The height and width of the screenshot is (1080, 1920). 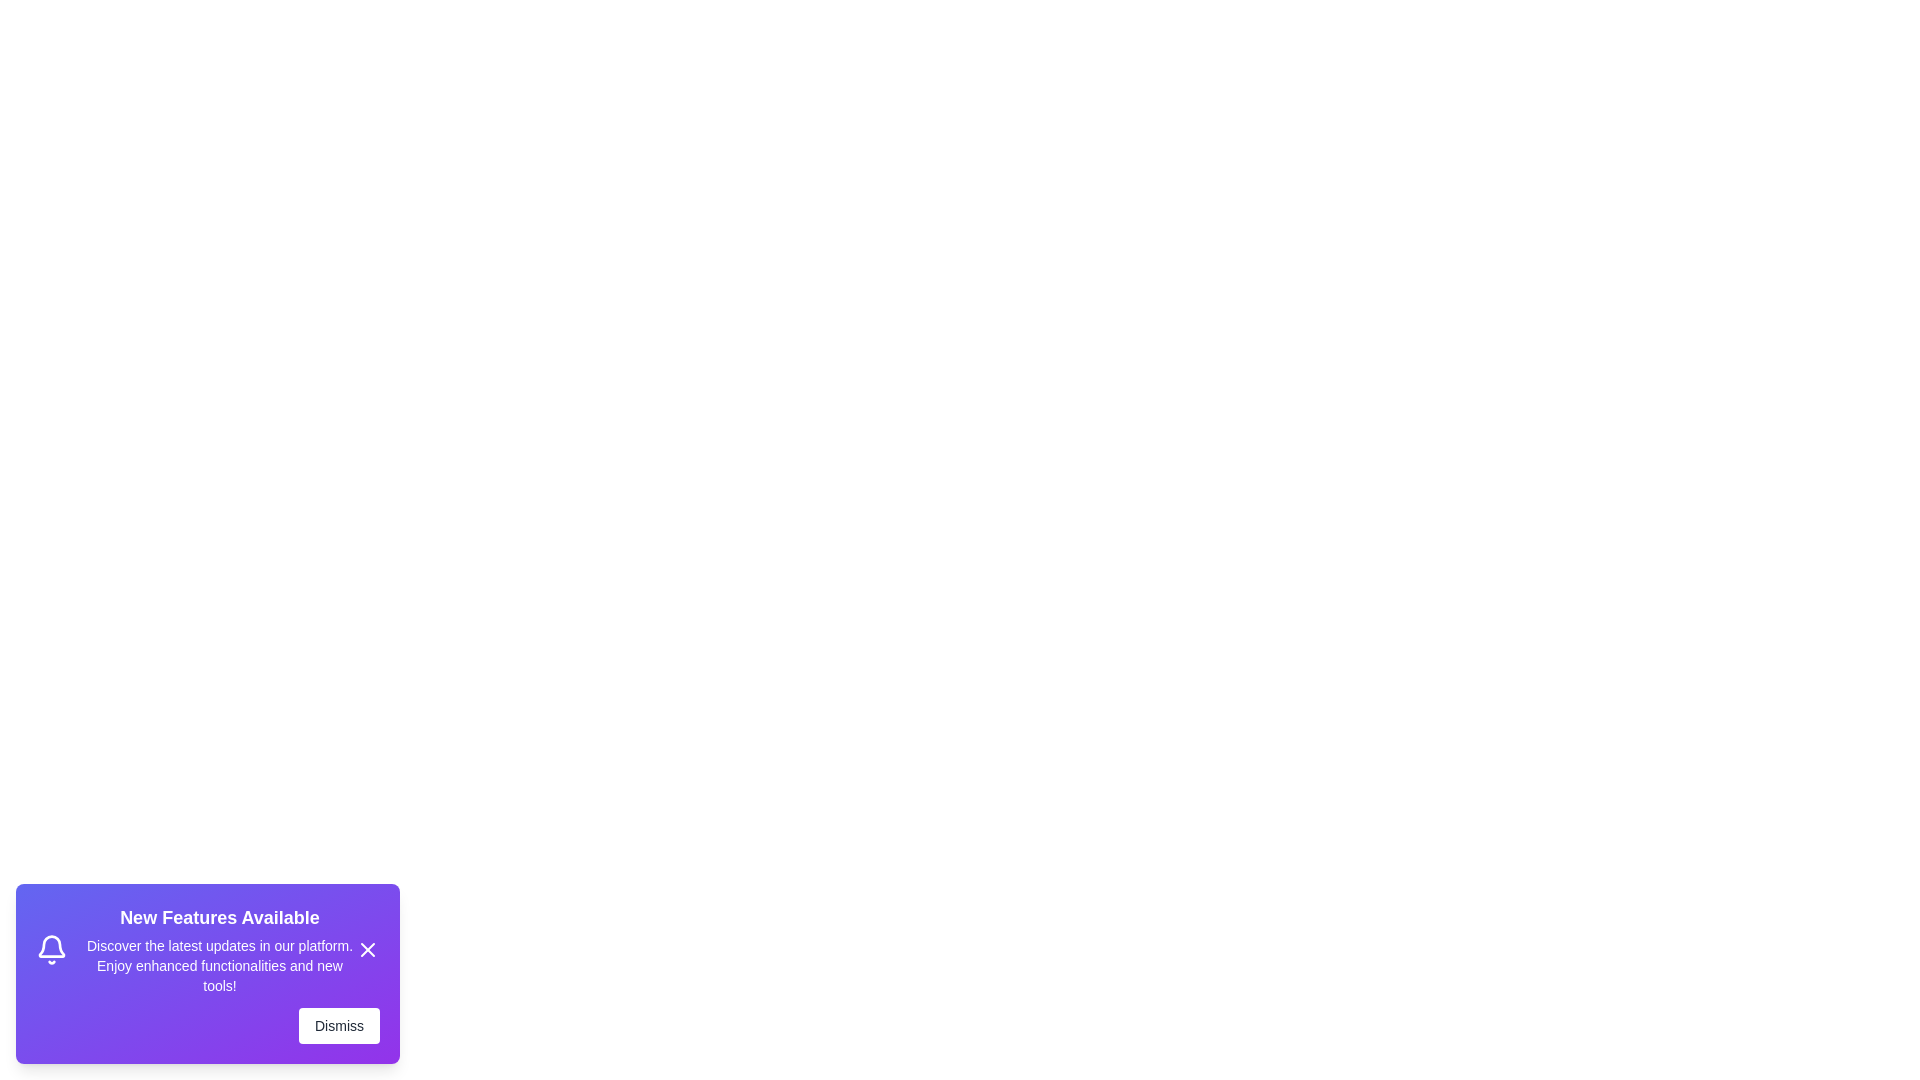 What do you see at coordinates (339, 1026) in the screenshot?
I see `'Dismiss' button to hide the snackbar` at bounding box center [339, 1026].